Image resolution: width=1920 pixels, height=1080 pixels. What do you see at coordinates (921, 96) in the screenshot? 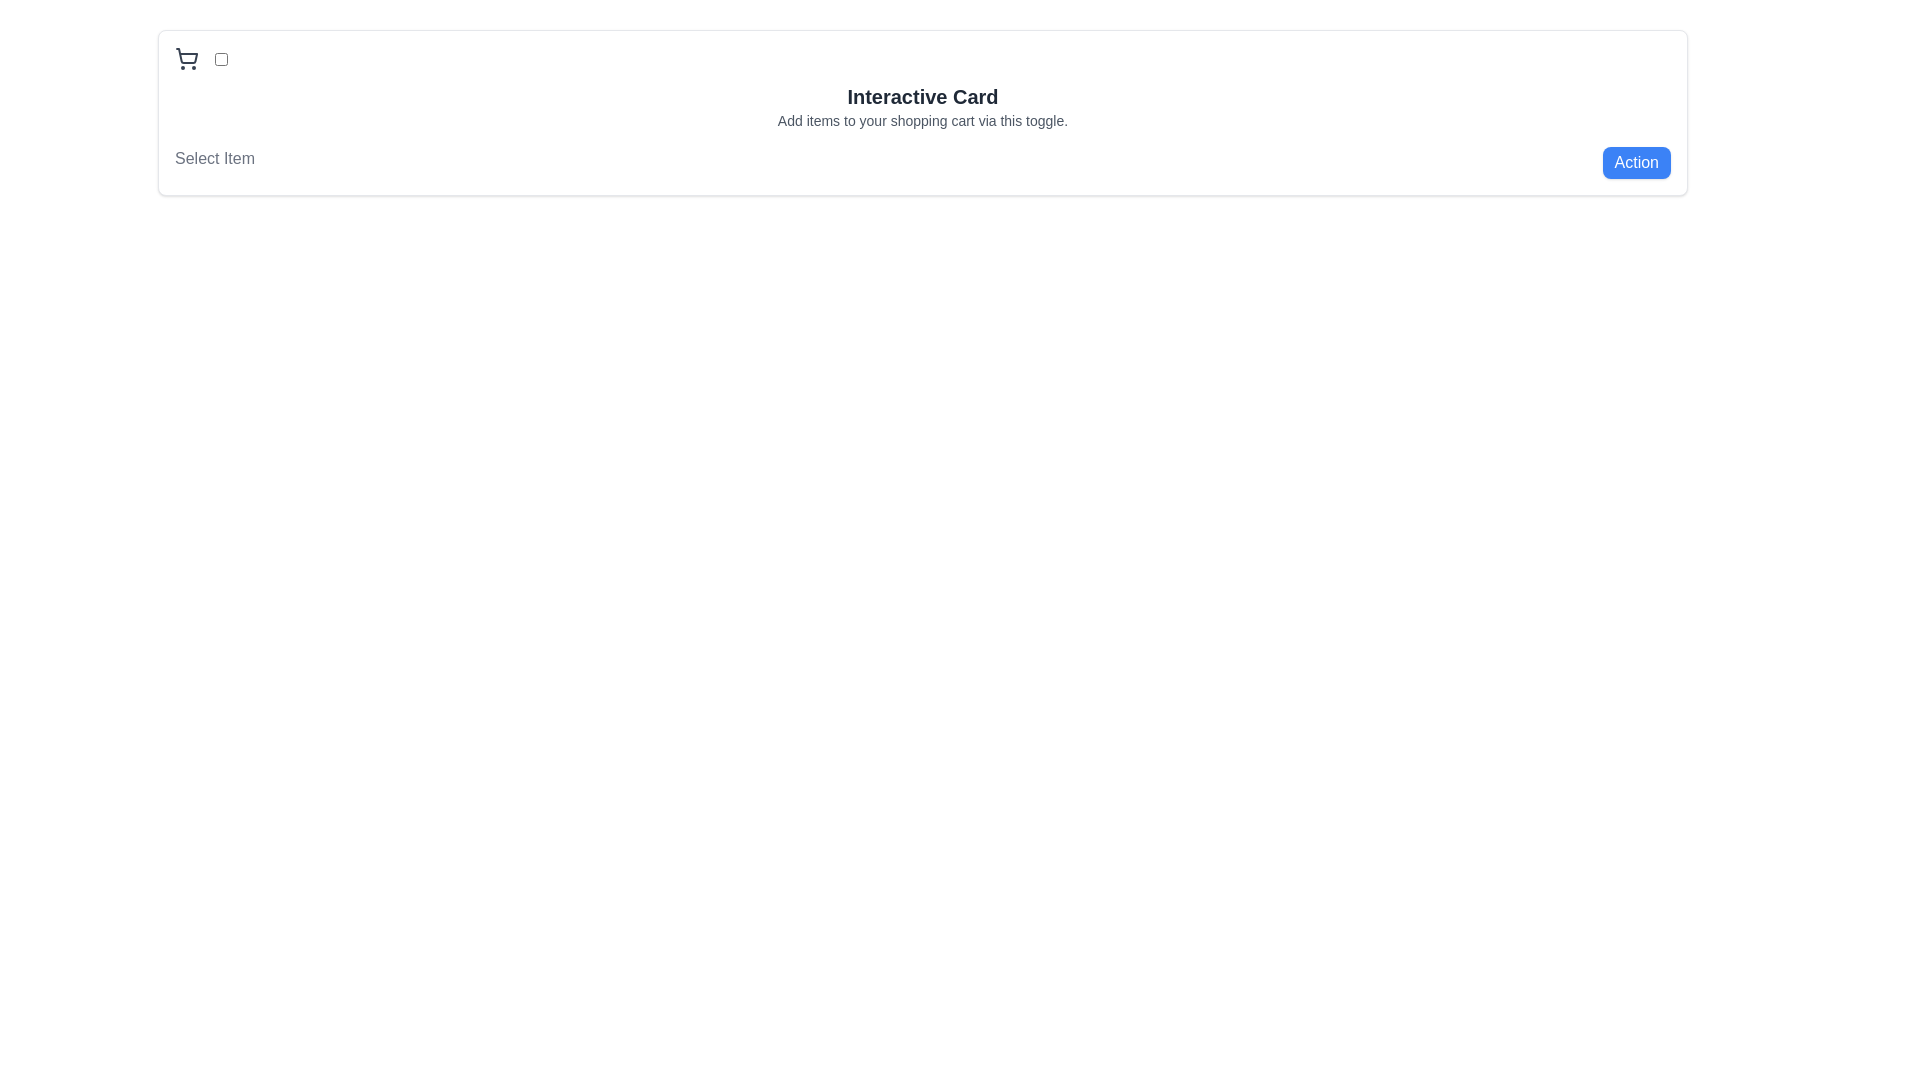
I see `the heading text that serves as a title for the section, indicating its purpose above the text 'Add items to your shopping cart via this toggle.'` at bounding box center [921, 96].